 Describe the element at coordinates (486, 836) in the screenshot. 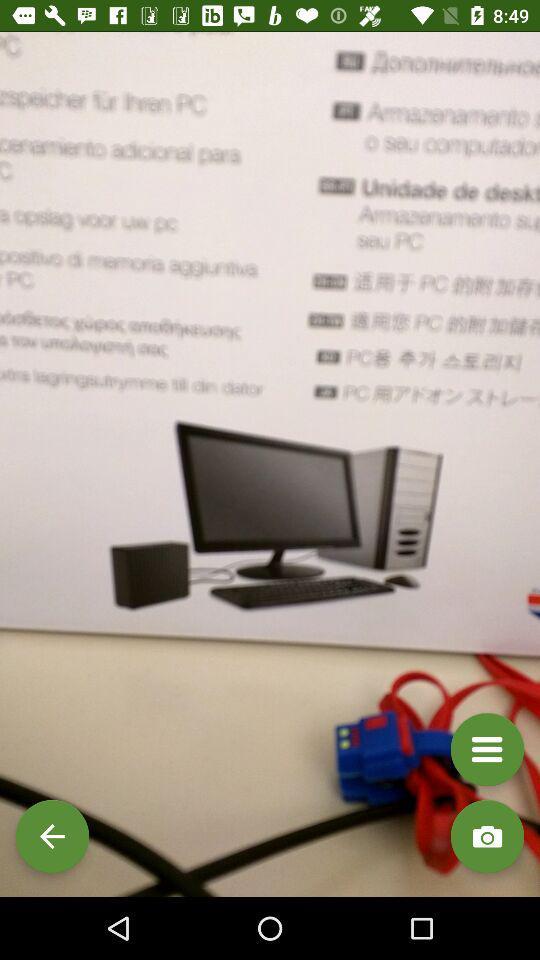

I see `the photo icon` at that location.